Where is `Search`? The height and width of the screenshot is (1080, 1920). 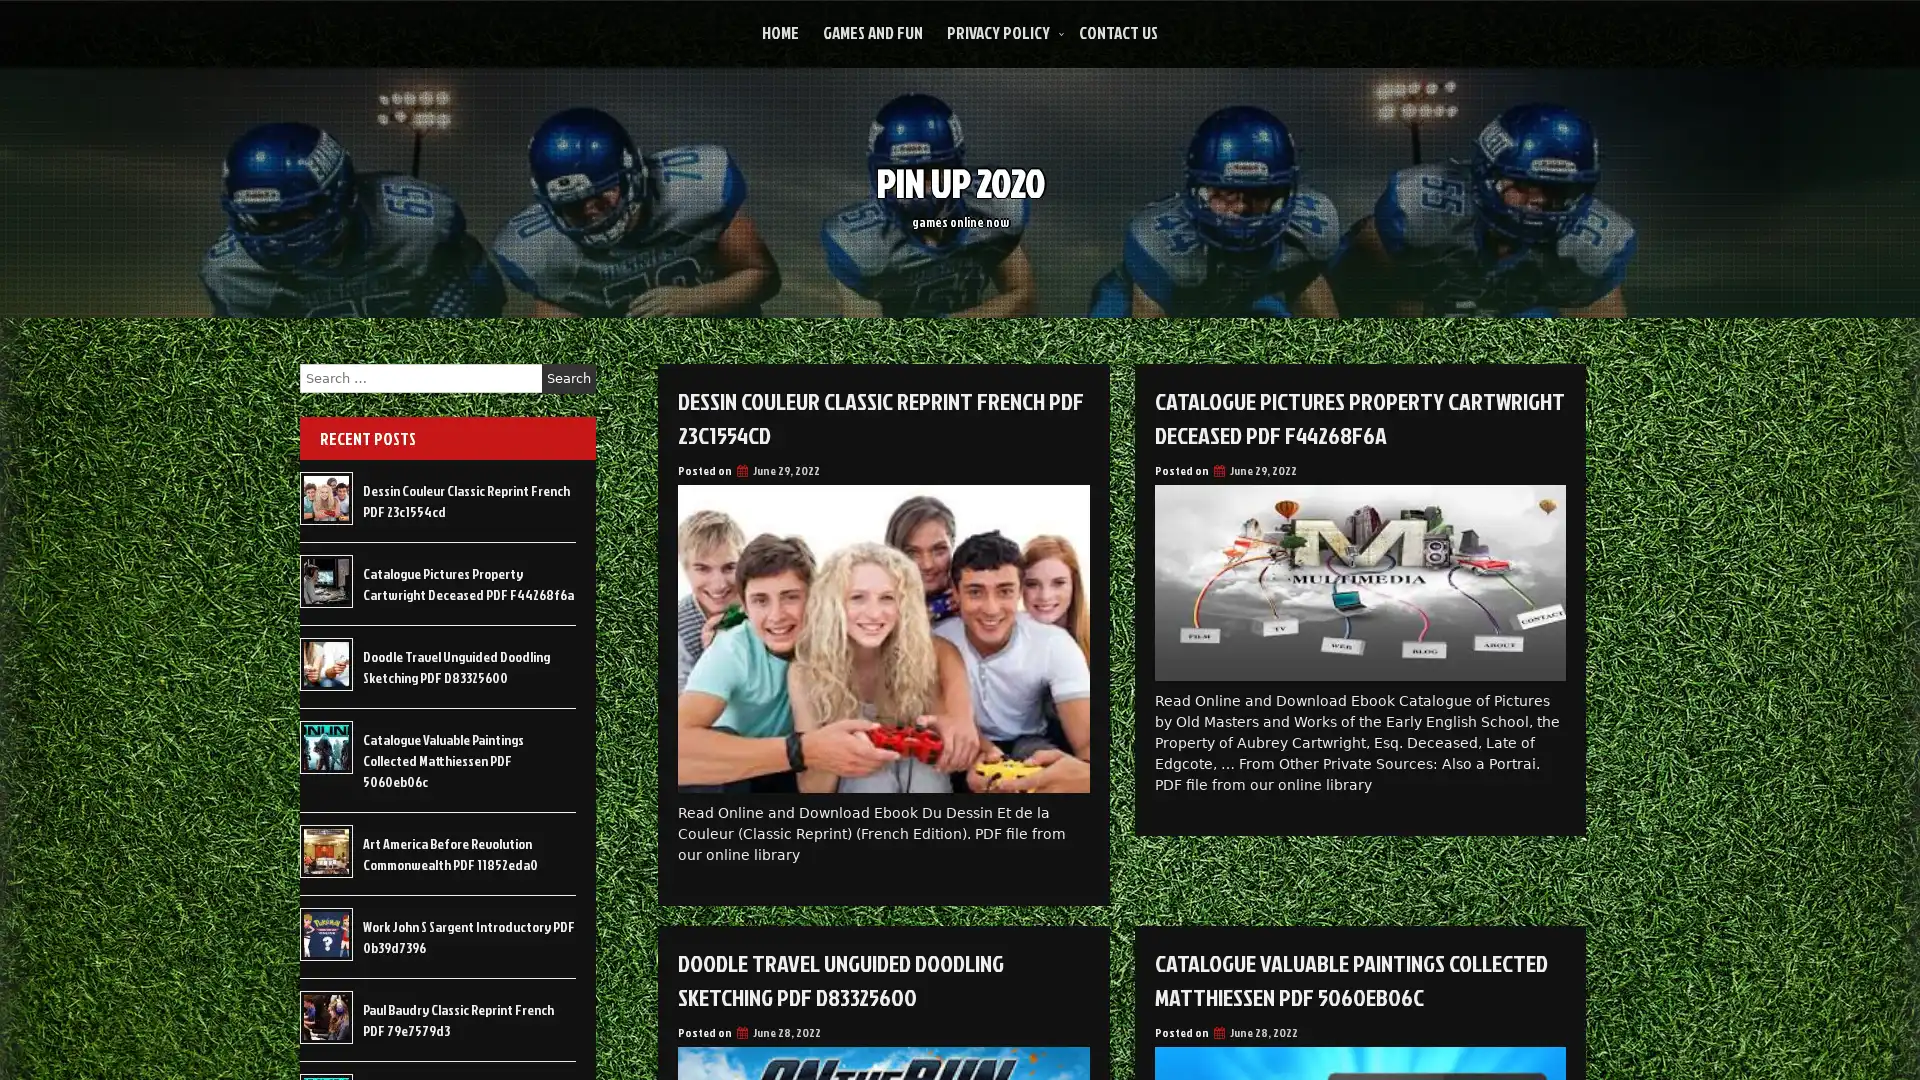 Search is located at coordinates (568, 378).